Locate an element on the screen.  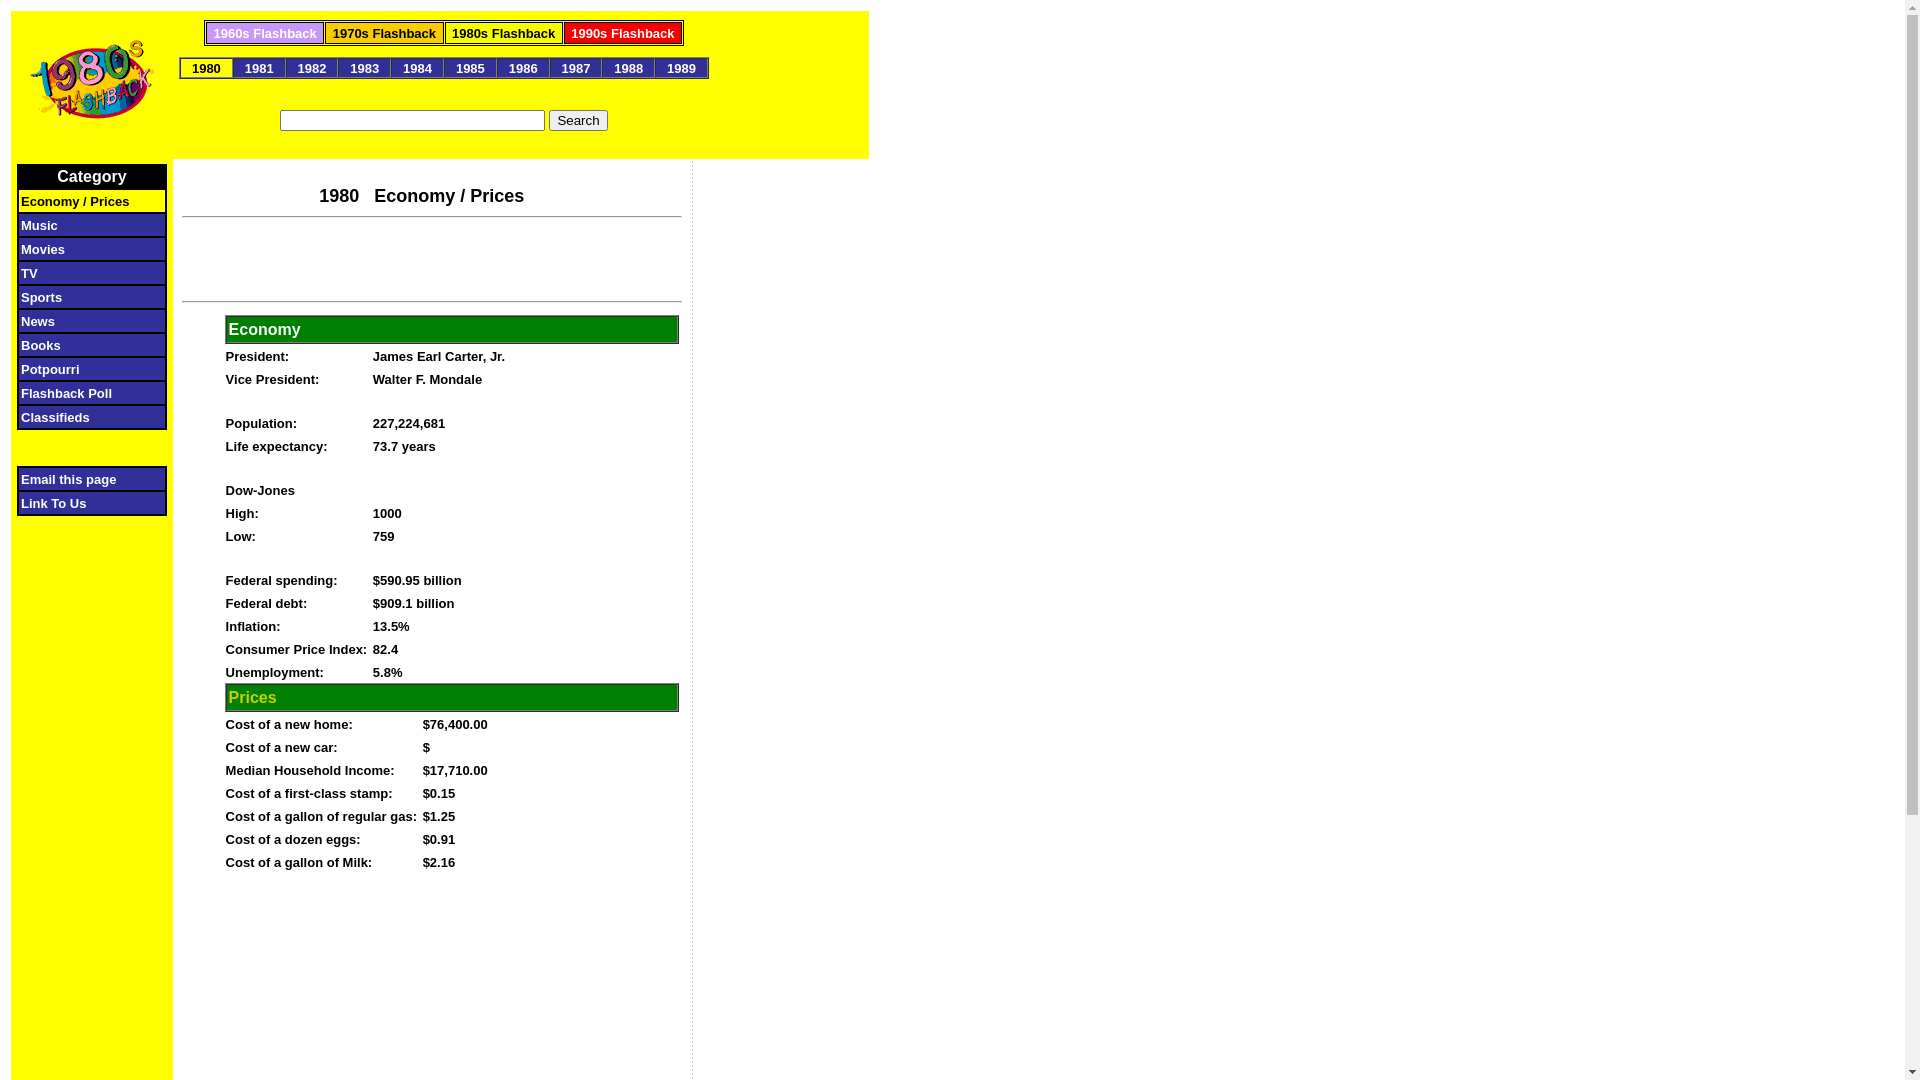
' 1985 ' is located at coordinates (469, 66).